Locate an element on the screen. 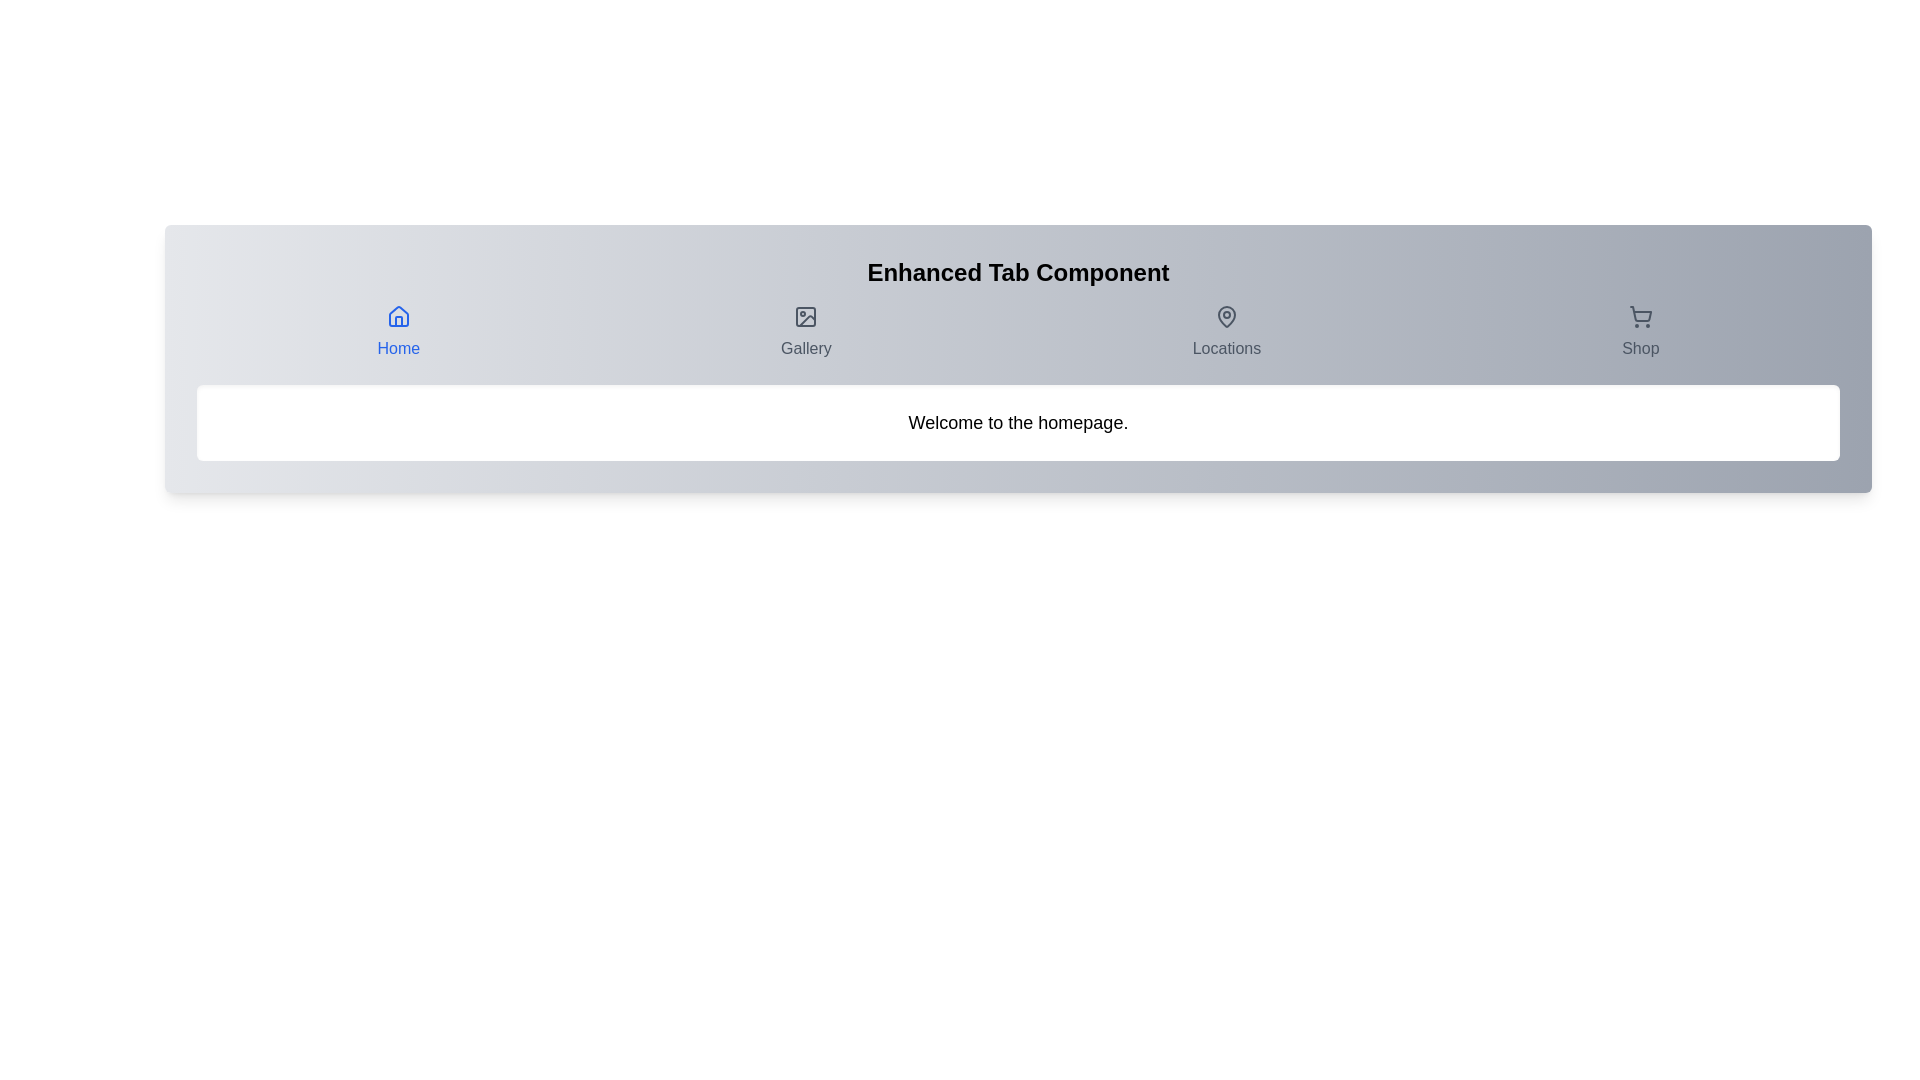 The height and width of the screenshot is (1080, 1920). the image icon located in the 'Gallery' section of the top navigation bar, positioned between the 'Home' and 'Locations' sections is located at coordinates (806, 315).